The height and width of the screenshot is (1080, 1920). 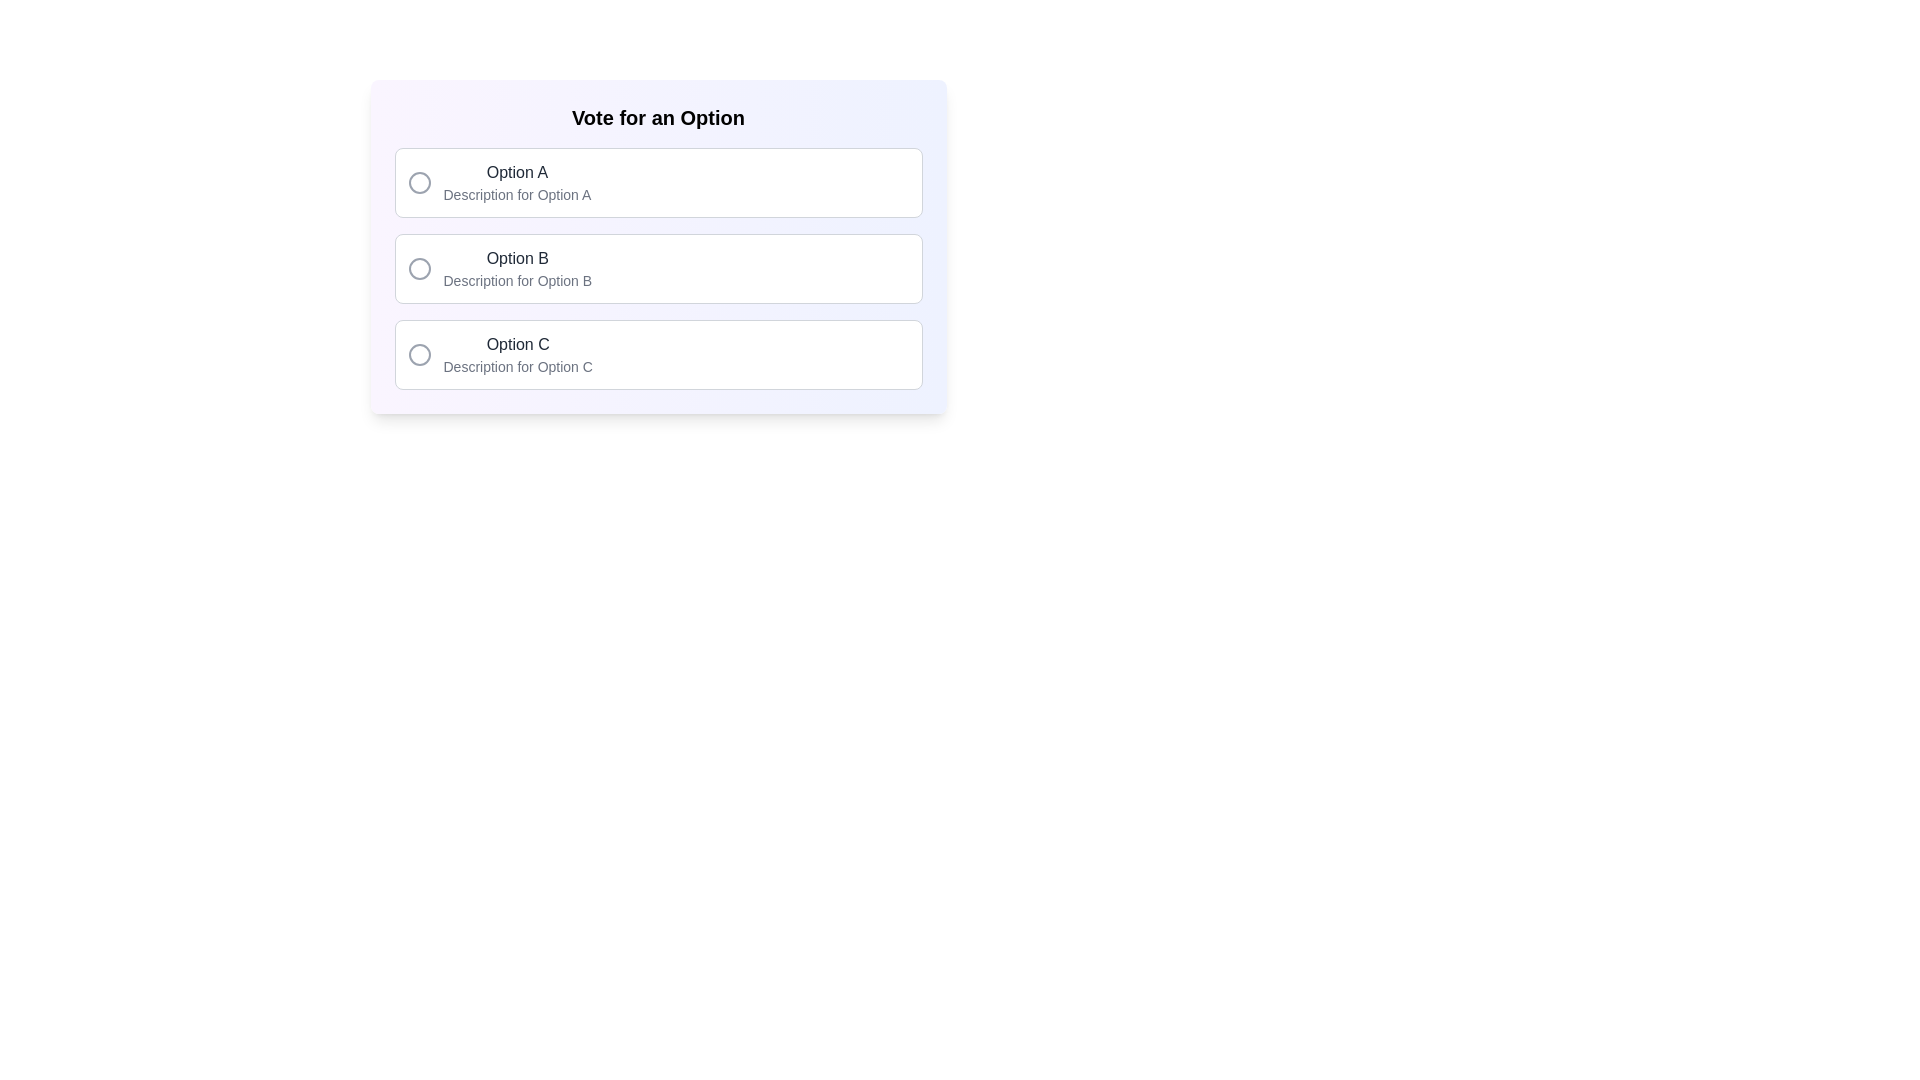 I want to click on the Text Display element that provides additional information about 'Option B', so click(x=517, y=281).